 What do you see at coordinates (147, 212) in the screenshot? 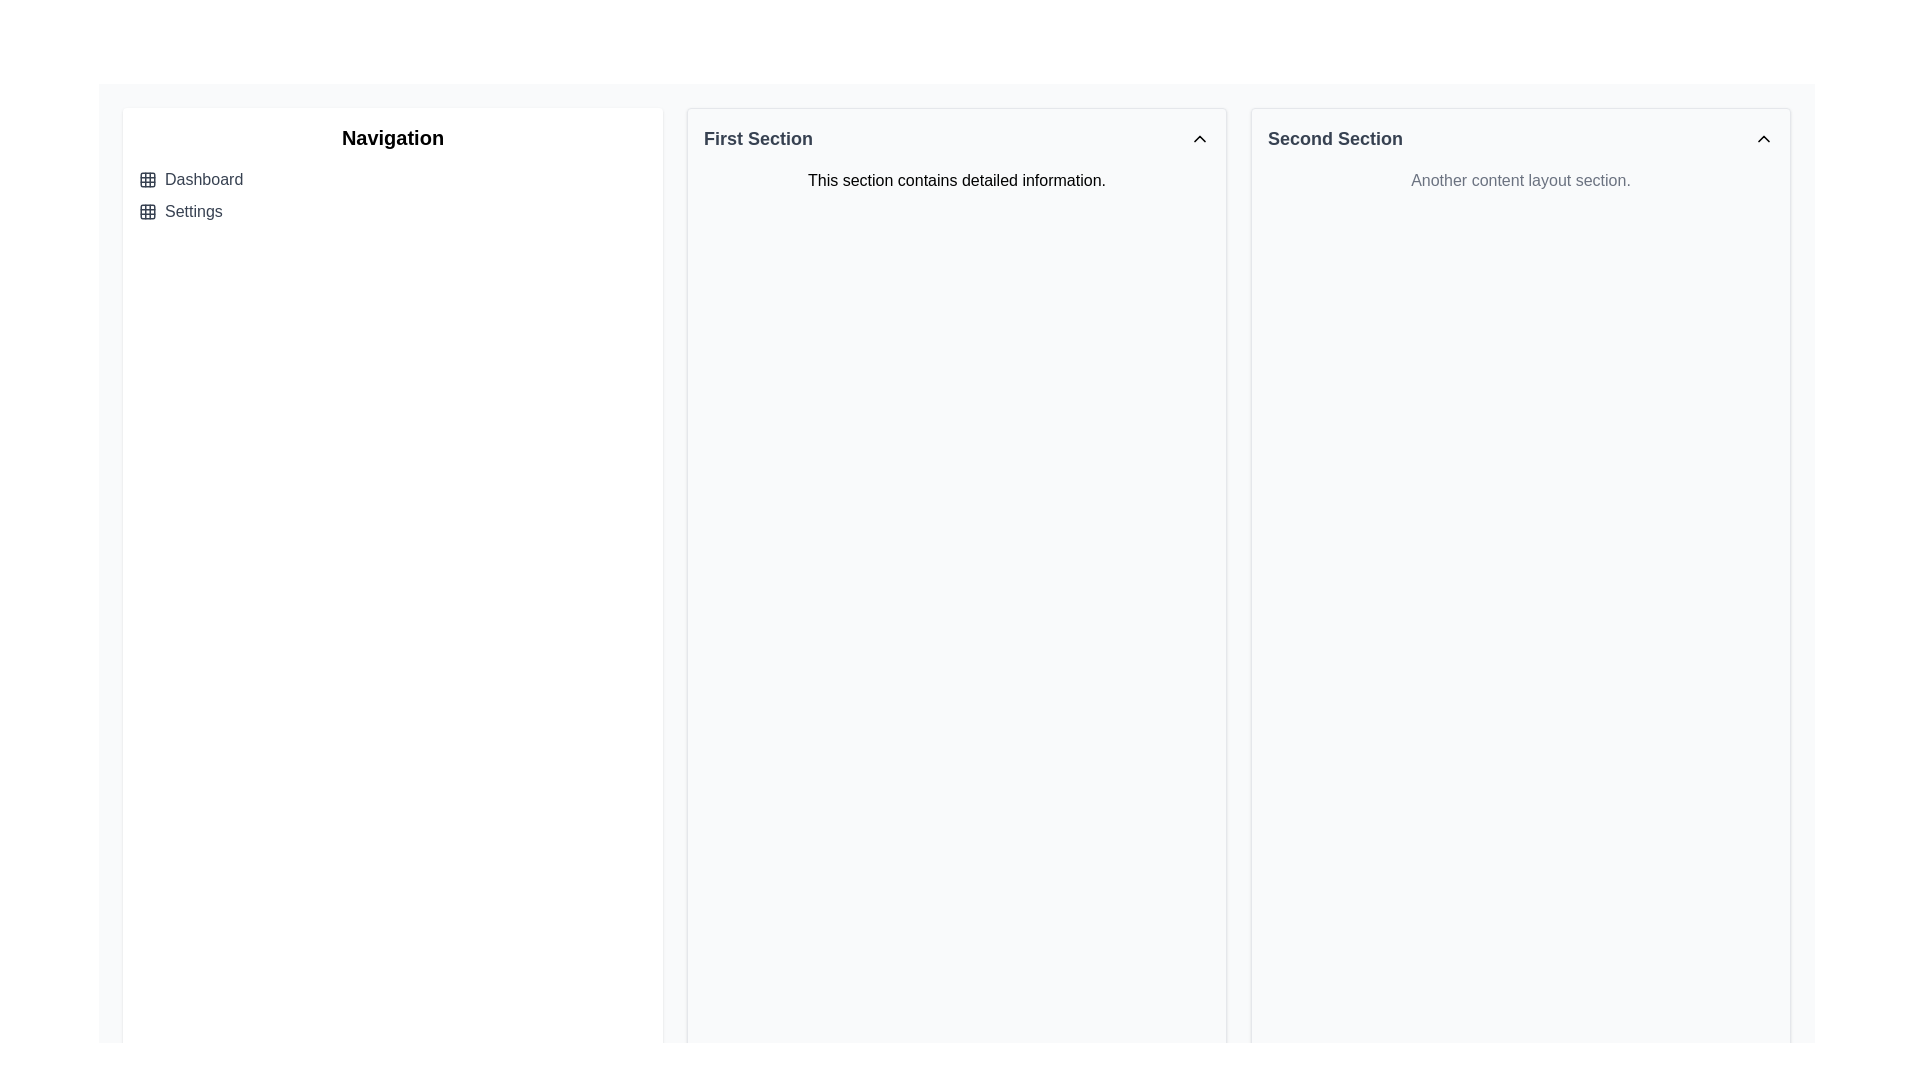
I see `the small grid icon styled as a 3x3 grid with rounded corners, located second in the vertical list of the navigation sidebar adjacent to the 'Settings' text item` at bounding box center [147, 212].